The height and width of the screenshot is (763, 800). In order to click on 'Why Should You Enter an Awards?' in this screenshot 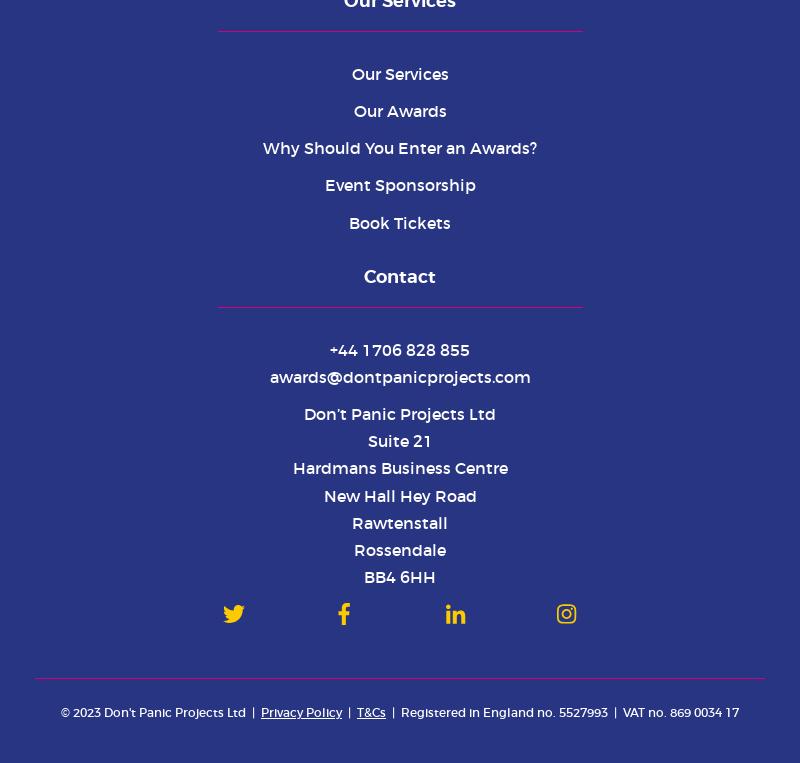, I will do `click(261, 147)`.